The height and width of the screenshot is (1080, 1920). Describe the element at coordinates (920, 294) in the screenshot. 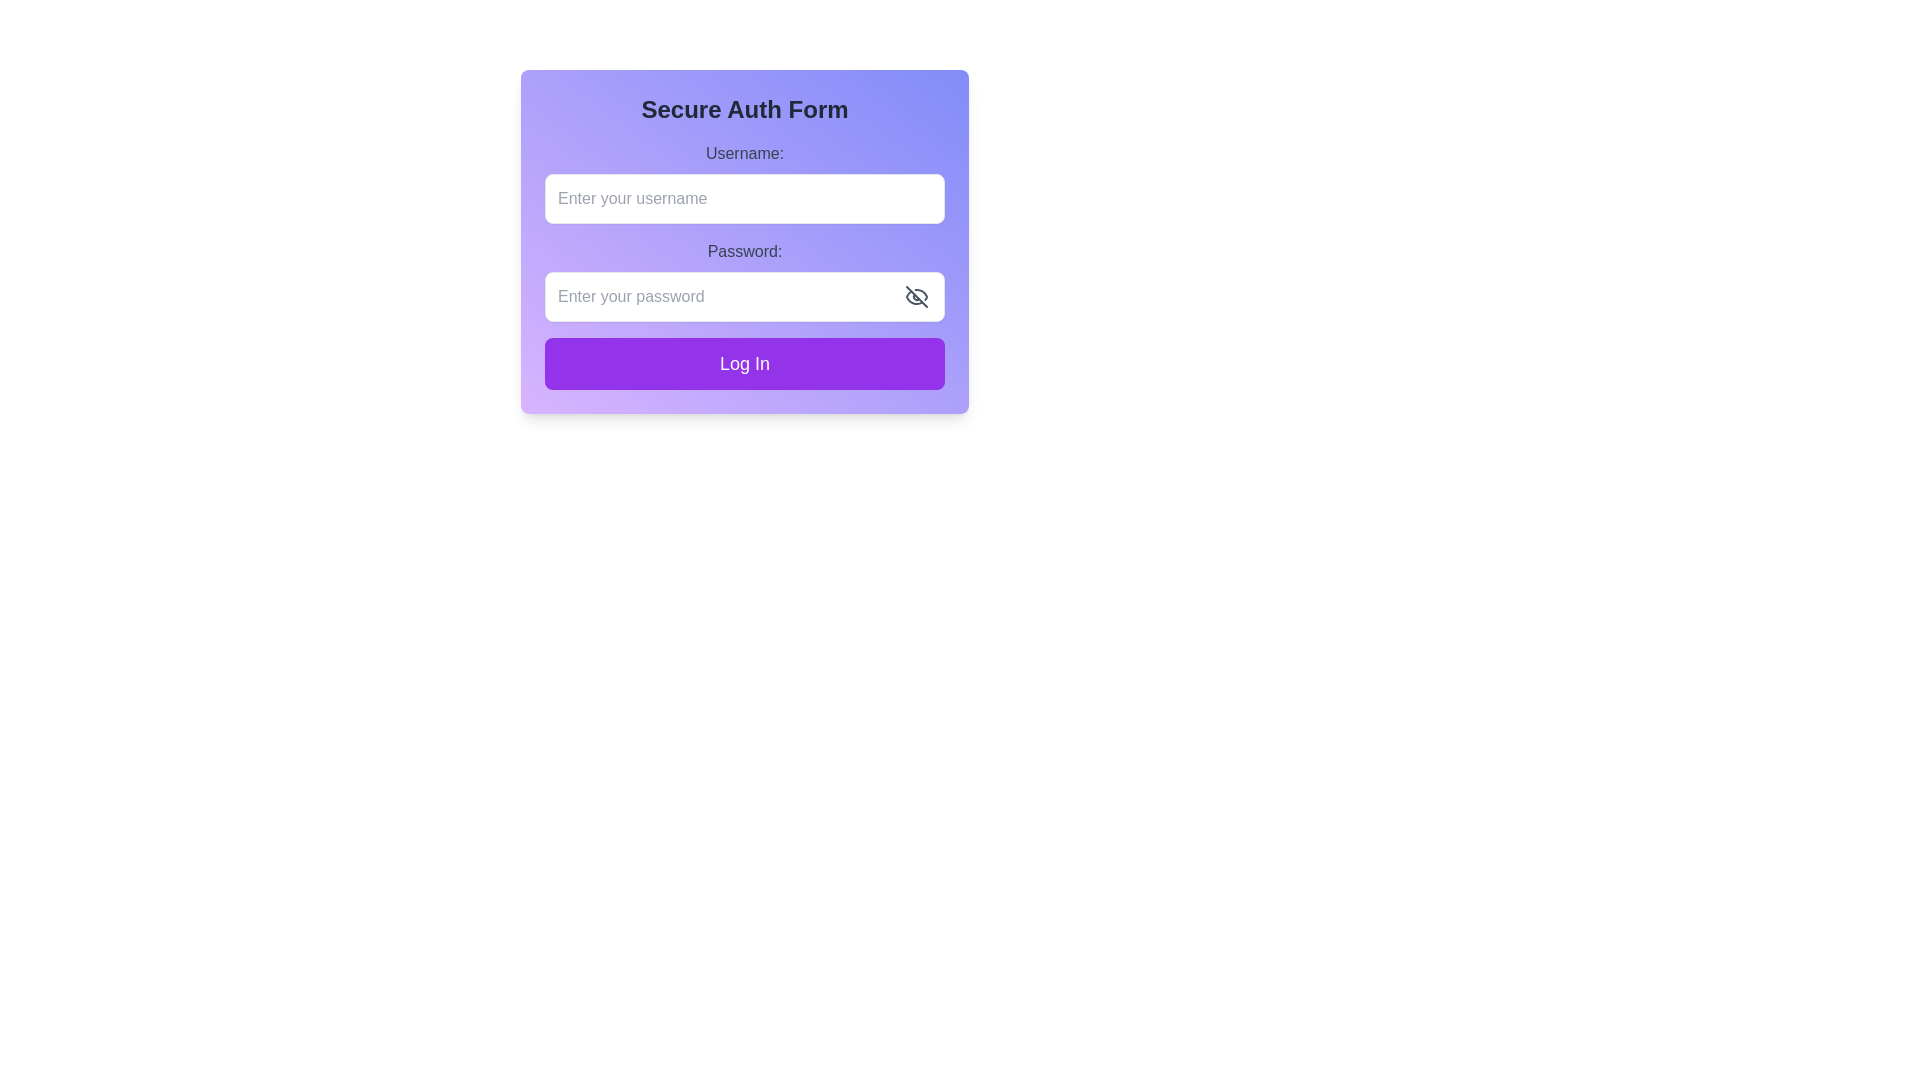

I see `the upper arc of the hidden eye motif icon, which is part of the eye-off icon SVG located near the password input field` at that location.